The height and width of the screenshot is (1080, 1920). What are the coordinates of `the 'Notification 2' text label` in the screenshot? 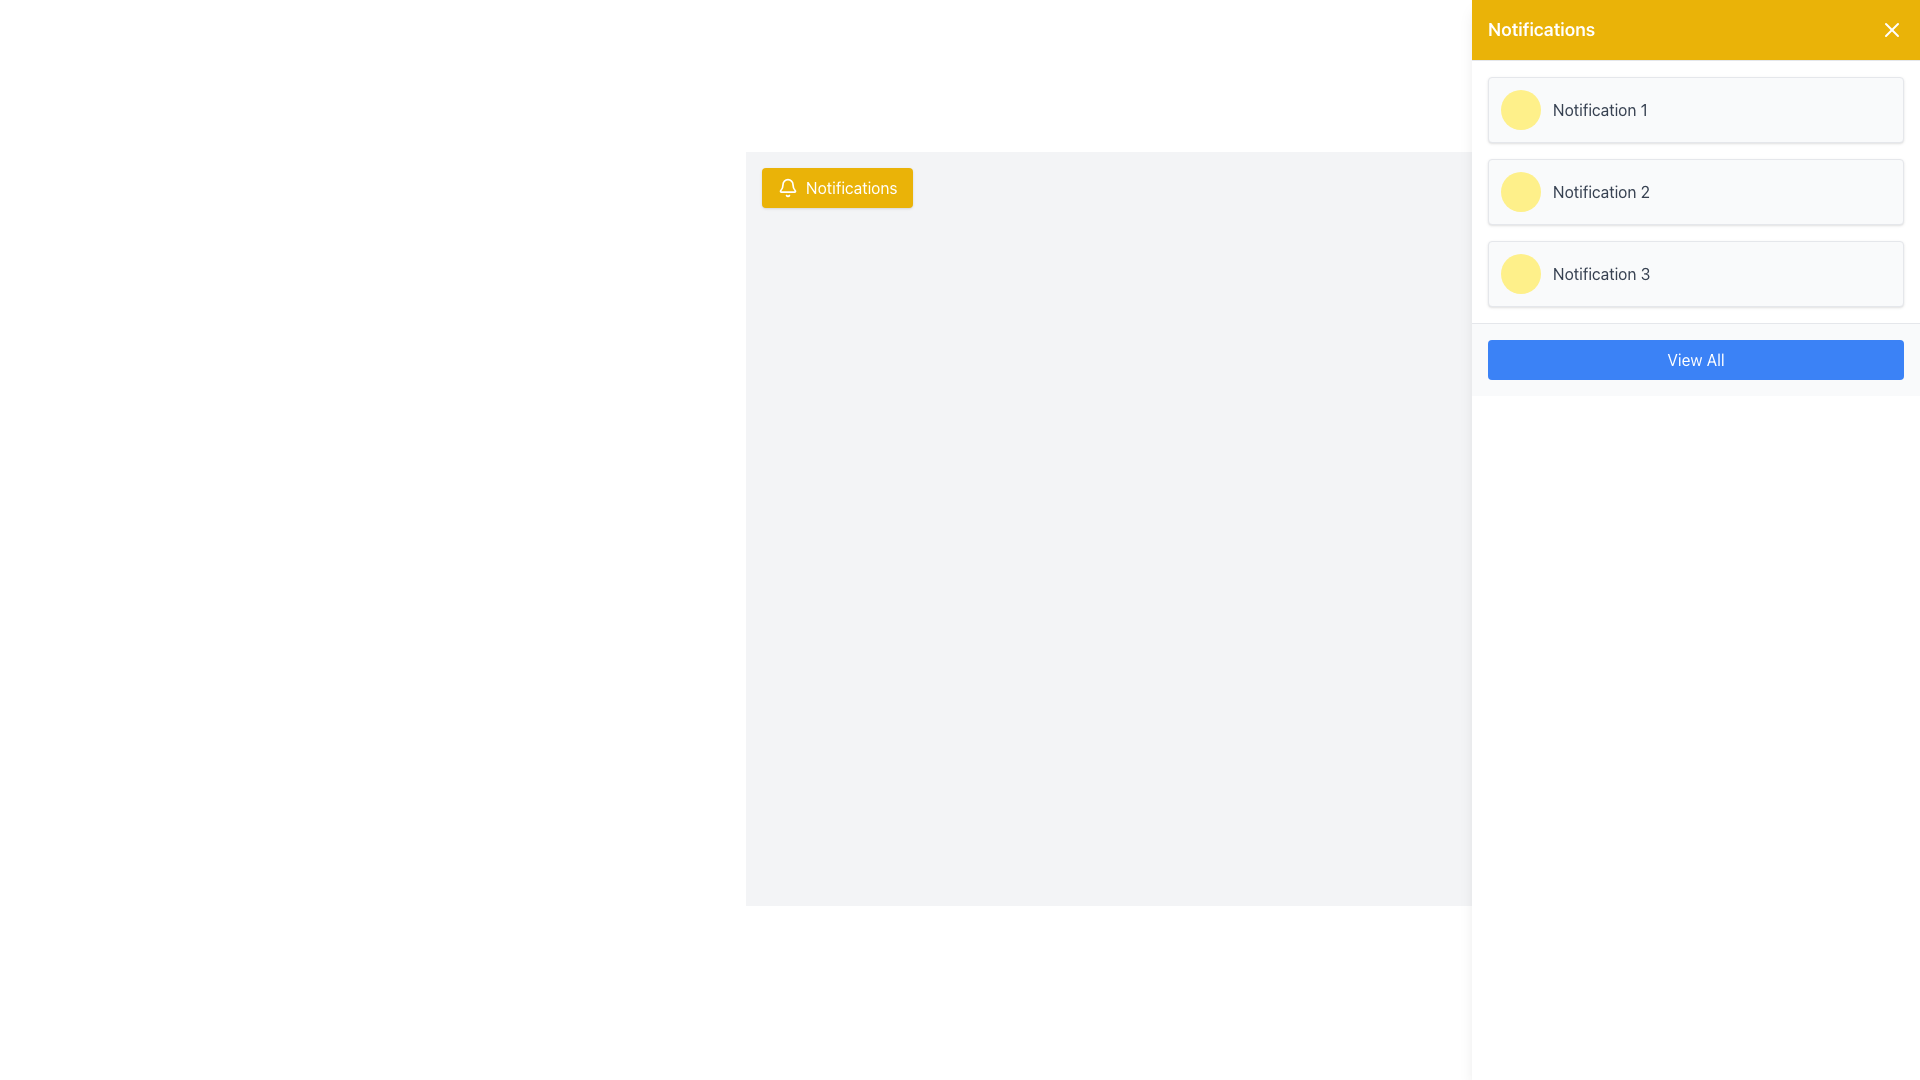 It's located at (1601, 192).